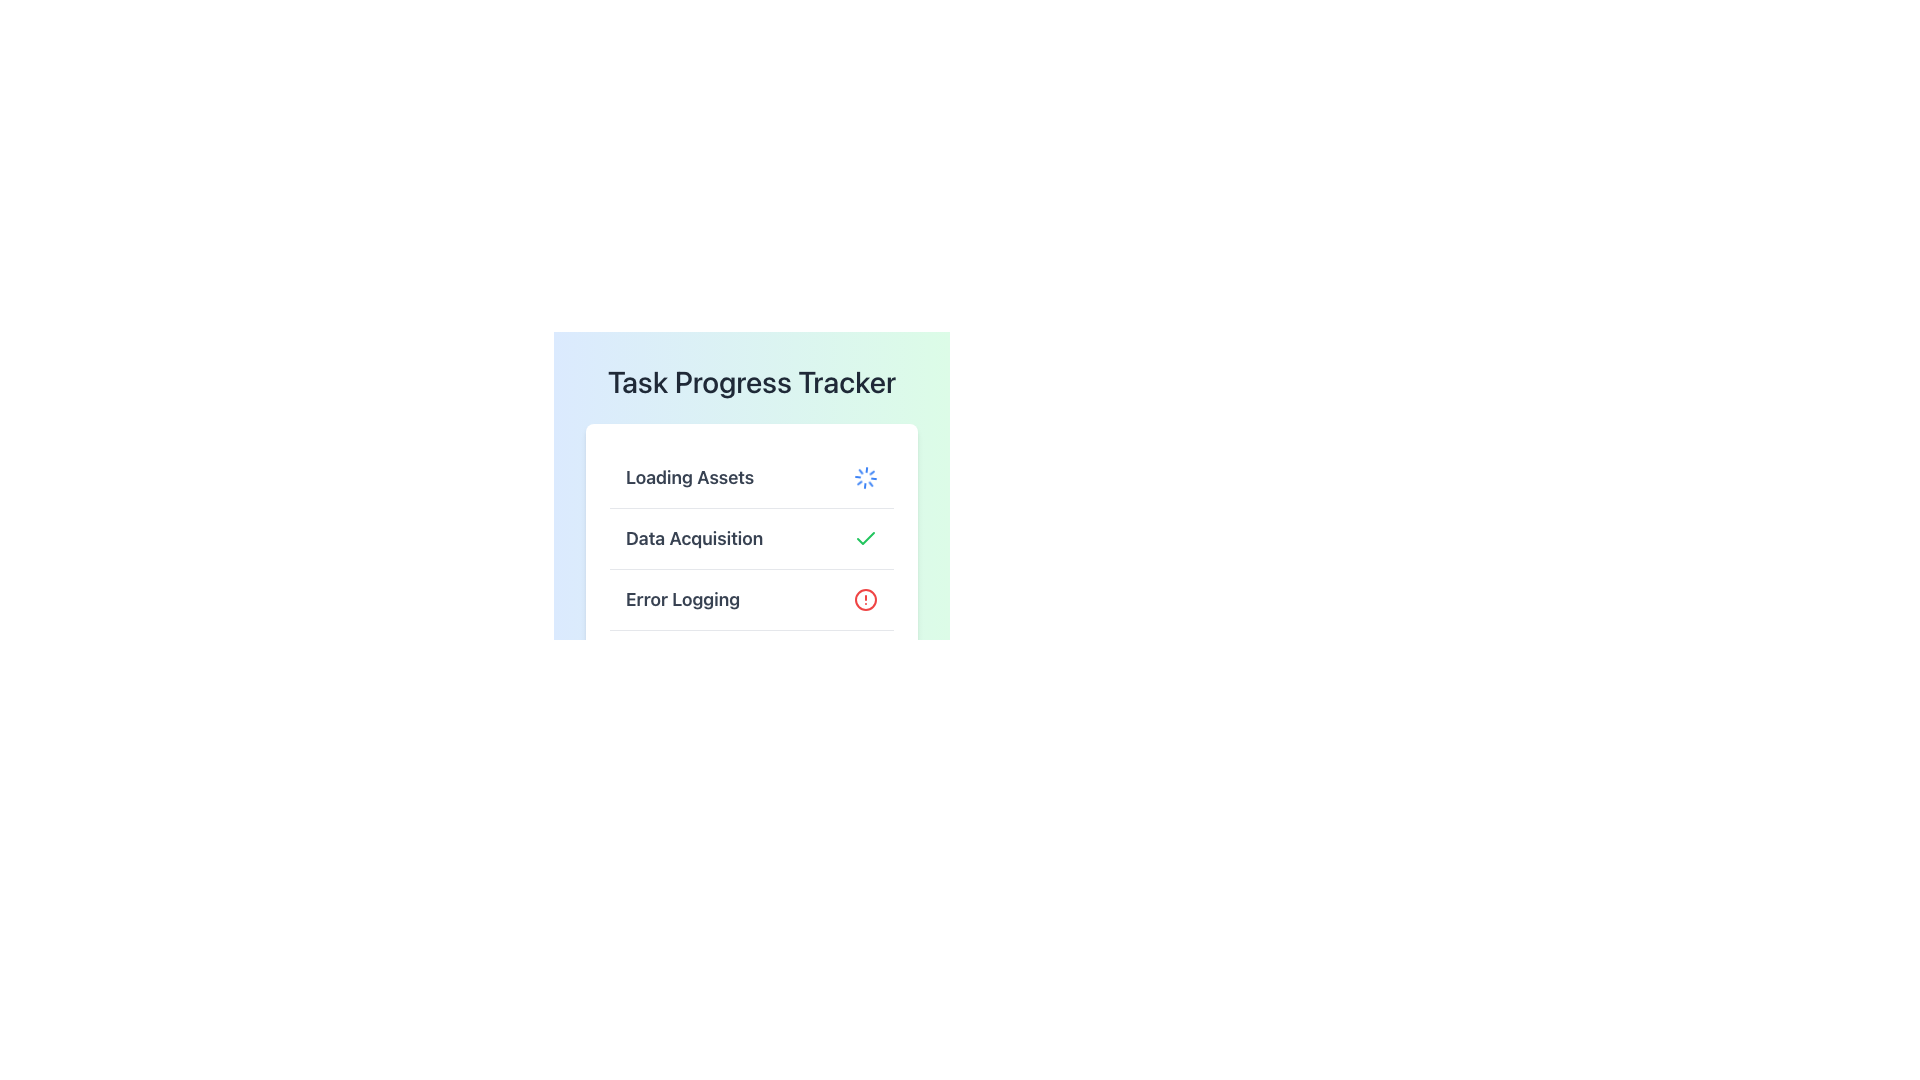 The image size is (1920, 1080). Describe the element at coordinates (751, 478) in the screenshot. I see `text 'Loading Assets' from the topmost Text block with a spinner icon in the 'Task Progress Tracker' section, which indicates that assets are currently being loaded` at that location.